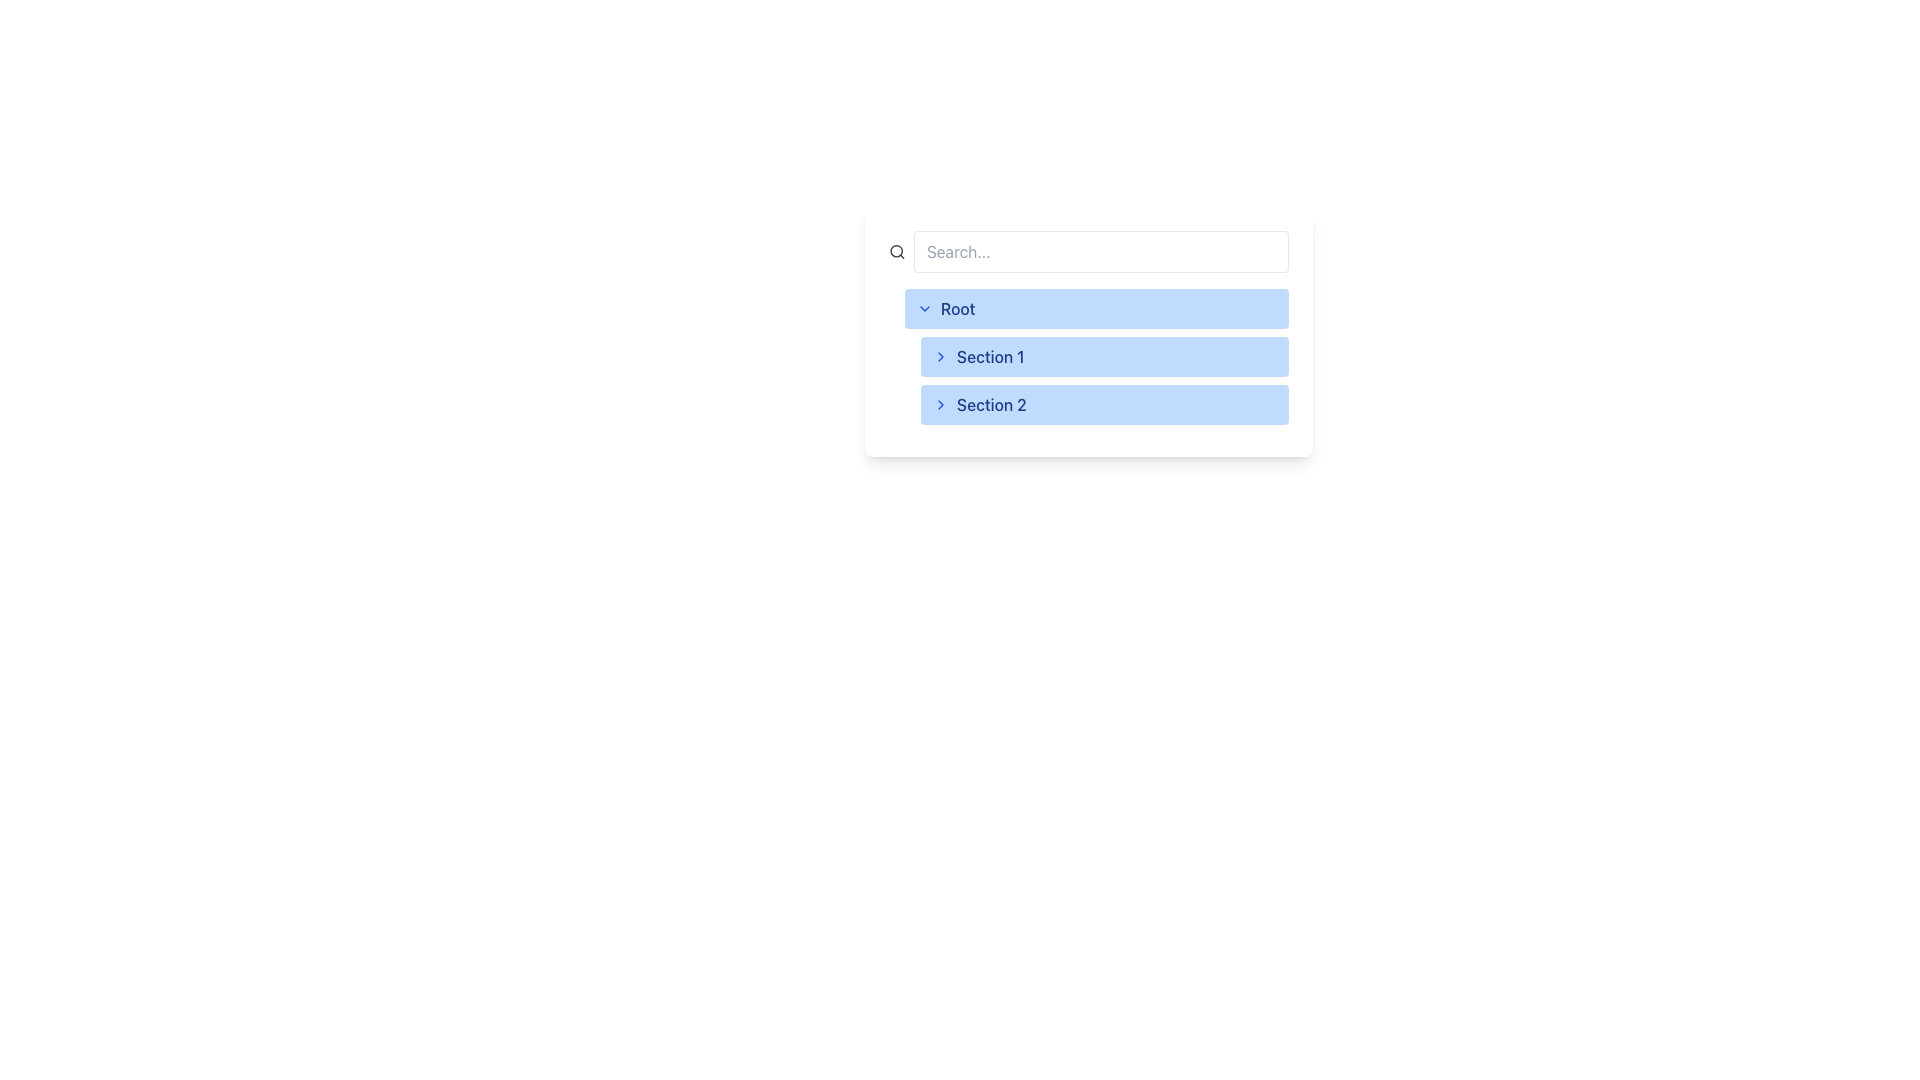 The width and height of the screenshot is (1920, 1080). Describe the element at coordinates (895, 250) in the screenshot. I see `the central circle of the magnifying glass icon, which represents the search functionality in the user interface` at that location.